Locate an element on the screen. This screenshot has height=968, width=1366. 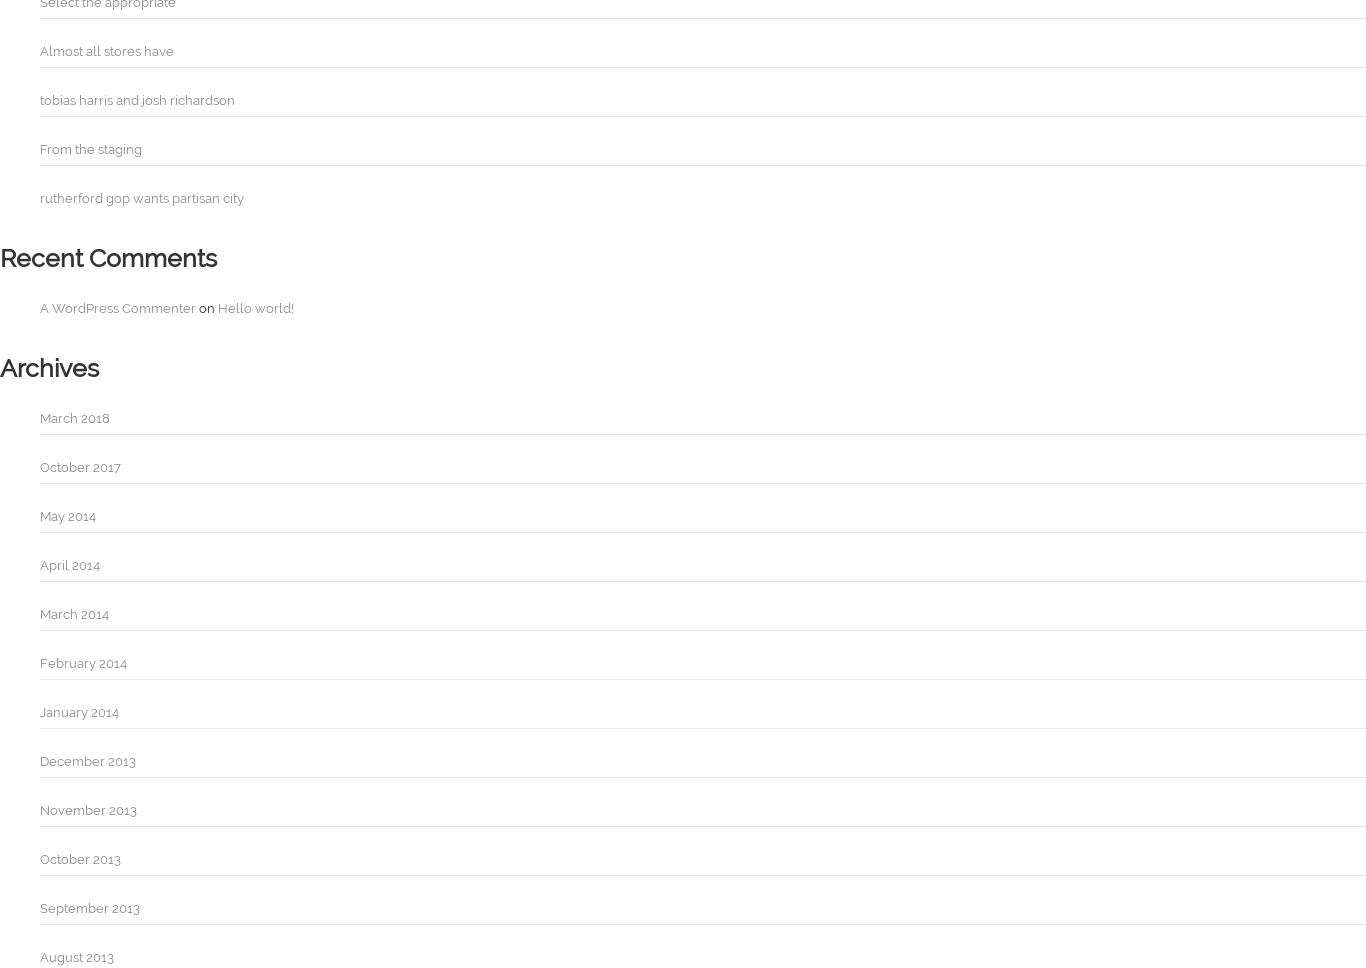
'September 2013' is located at coordinates (90, 908).